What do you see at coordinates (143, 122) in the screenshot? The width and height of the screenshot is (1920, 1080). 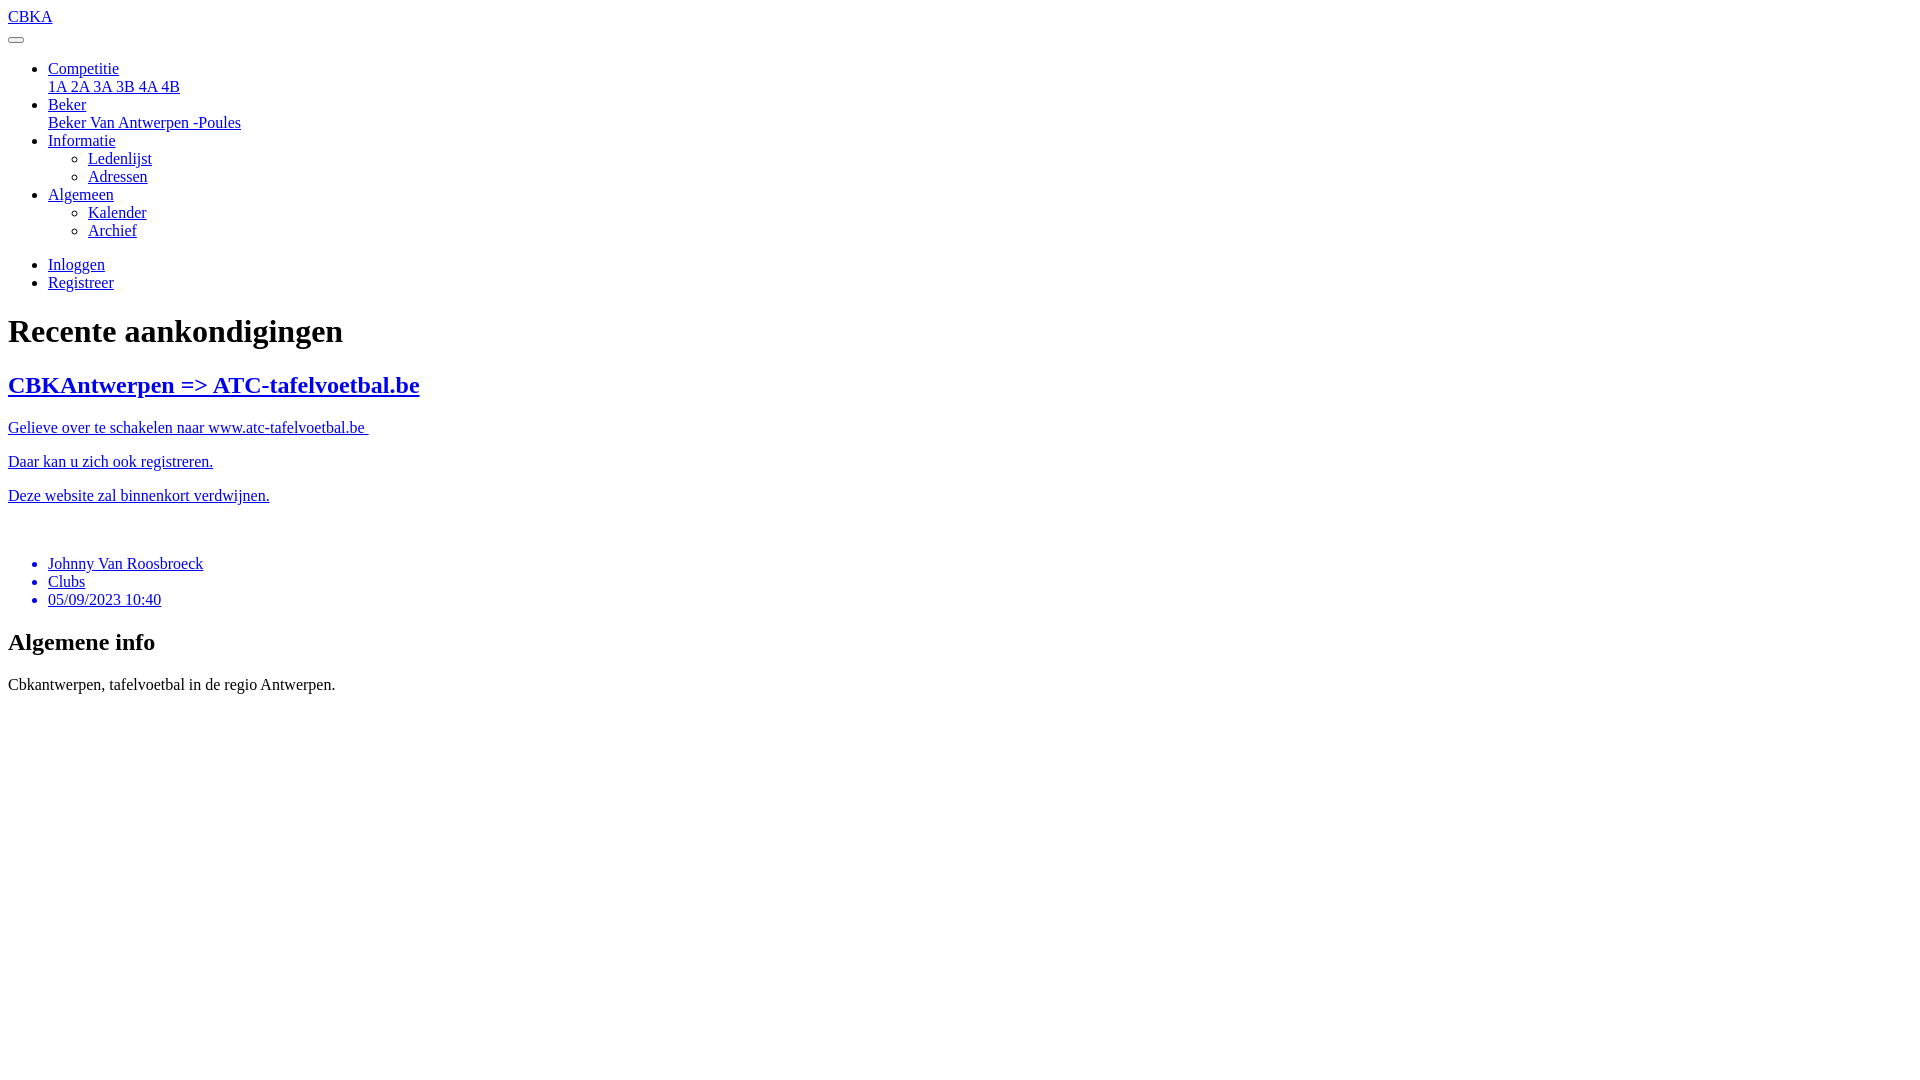 I see `'Beker Van Antwerpen -Poules'` at bounding box center [143, 122].